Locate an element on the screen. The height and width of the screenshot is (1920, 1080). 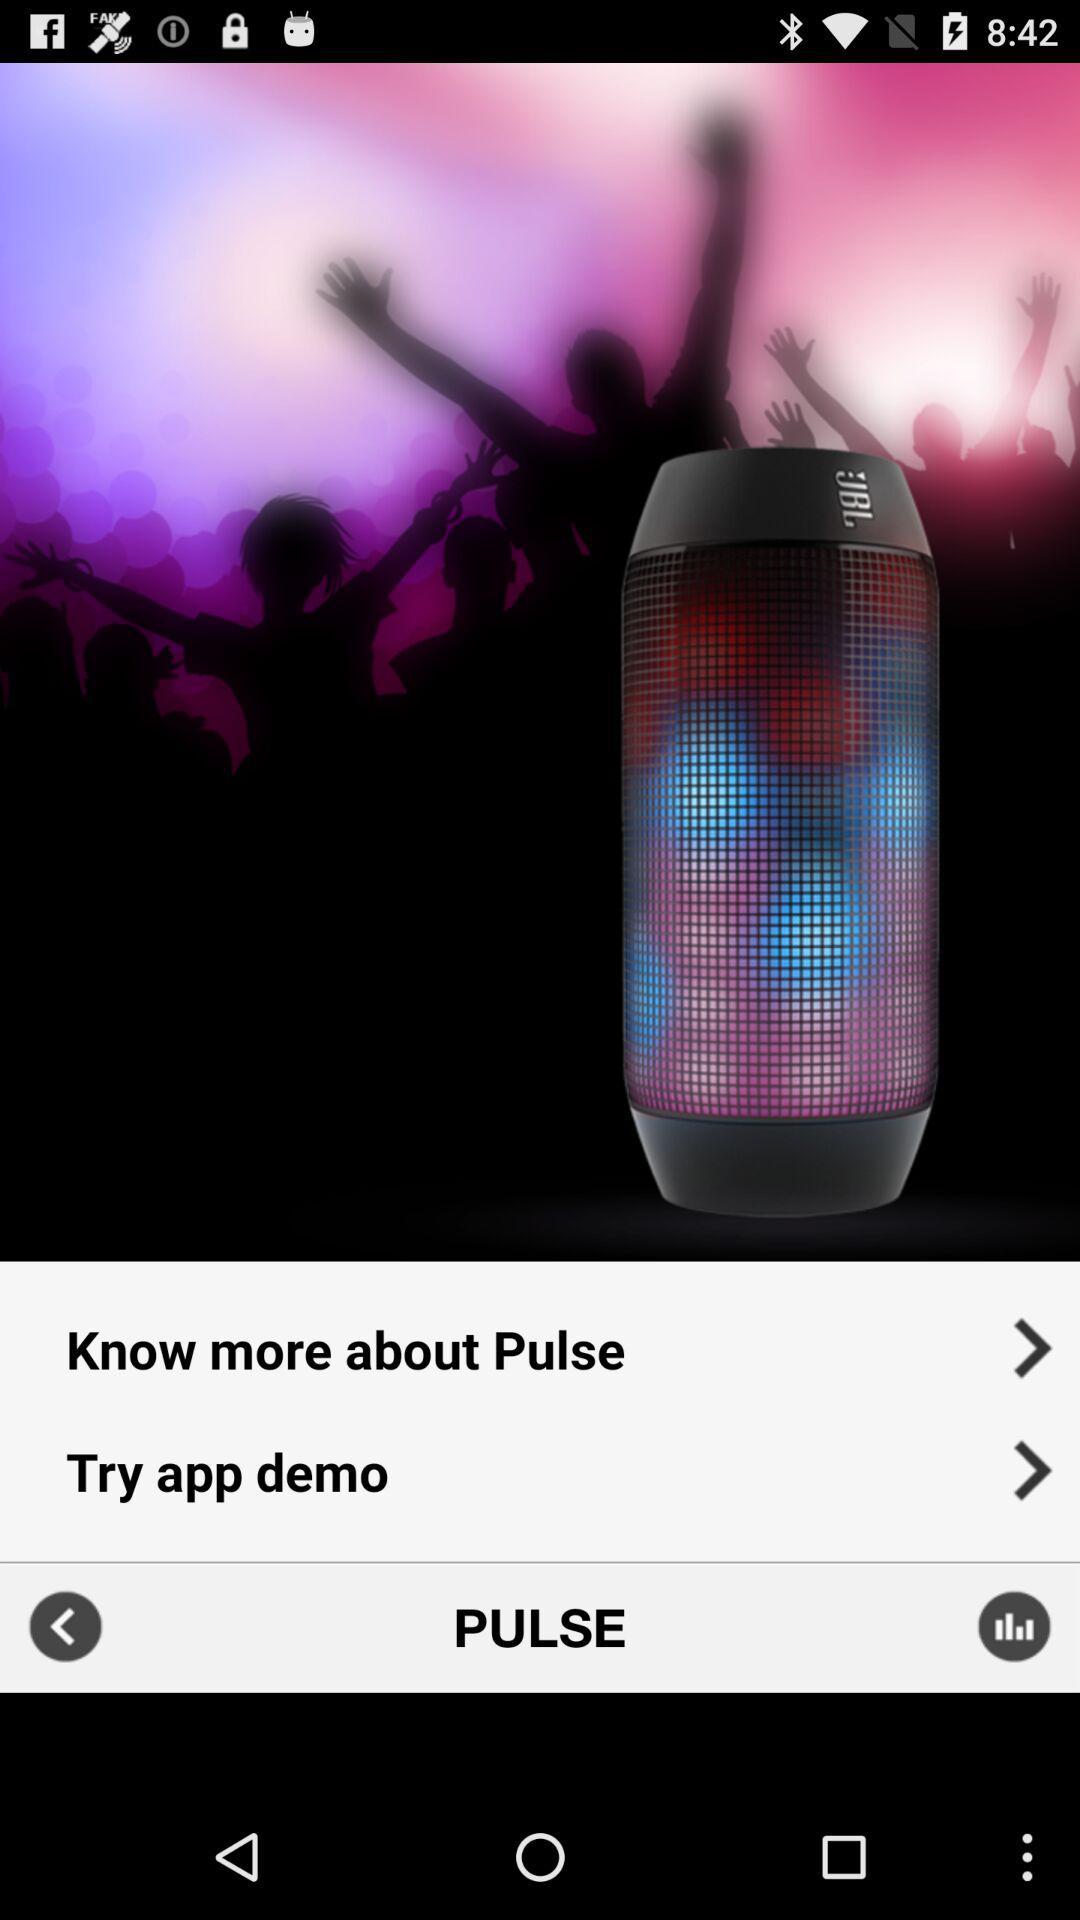
previous screen is located at coordinates (64, 1627).